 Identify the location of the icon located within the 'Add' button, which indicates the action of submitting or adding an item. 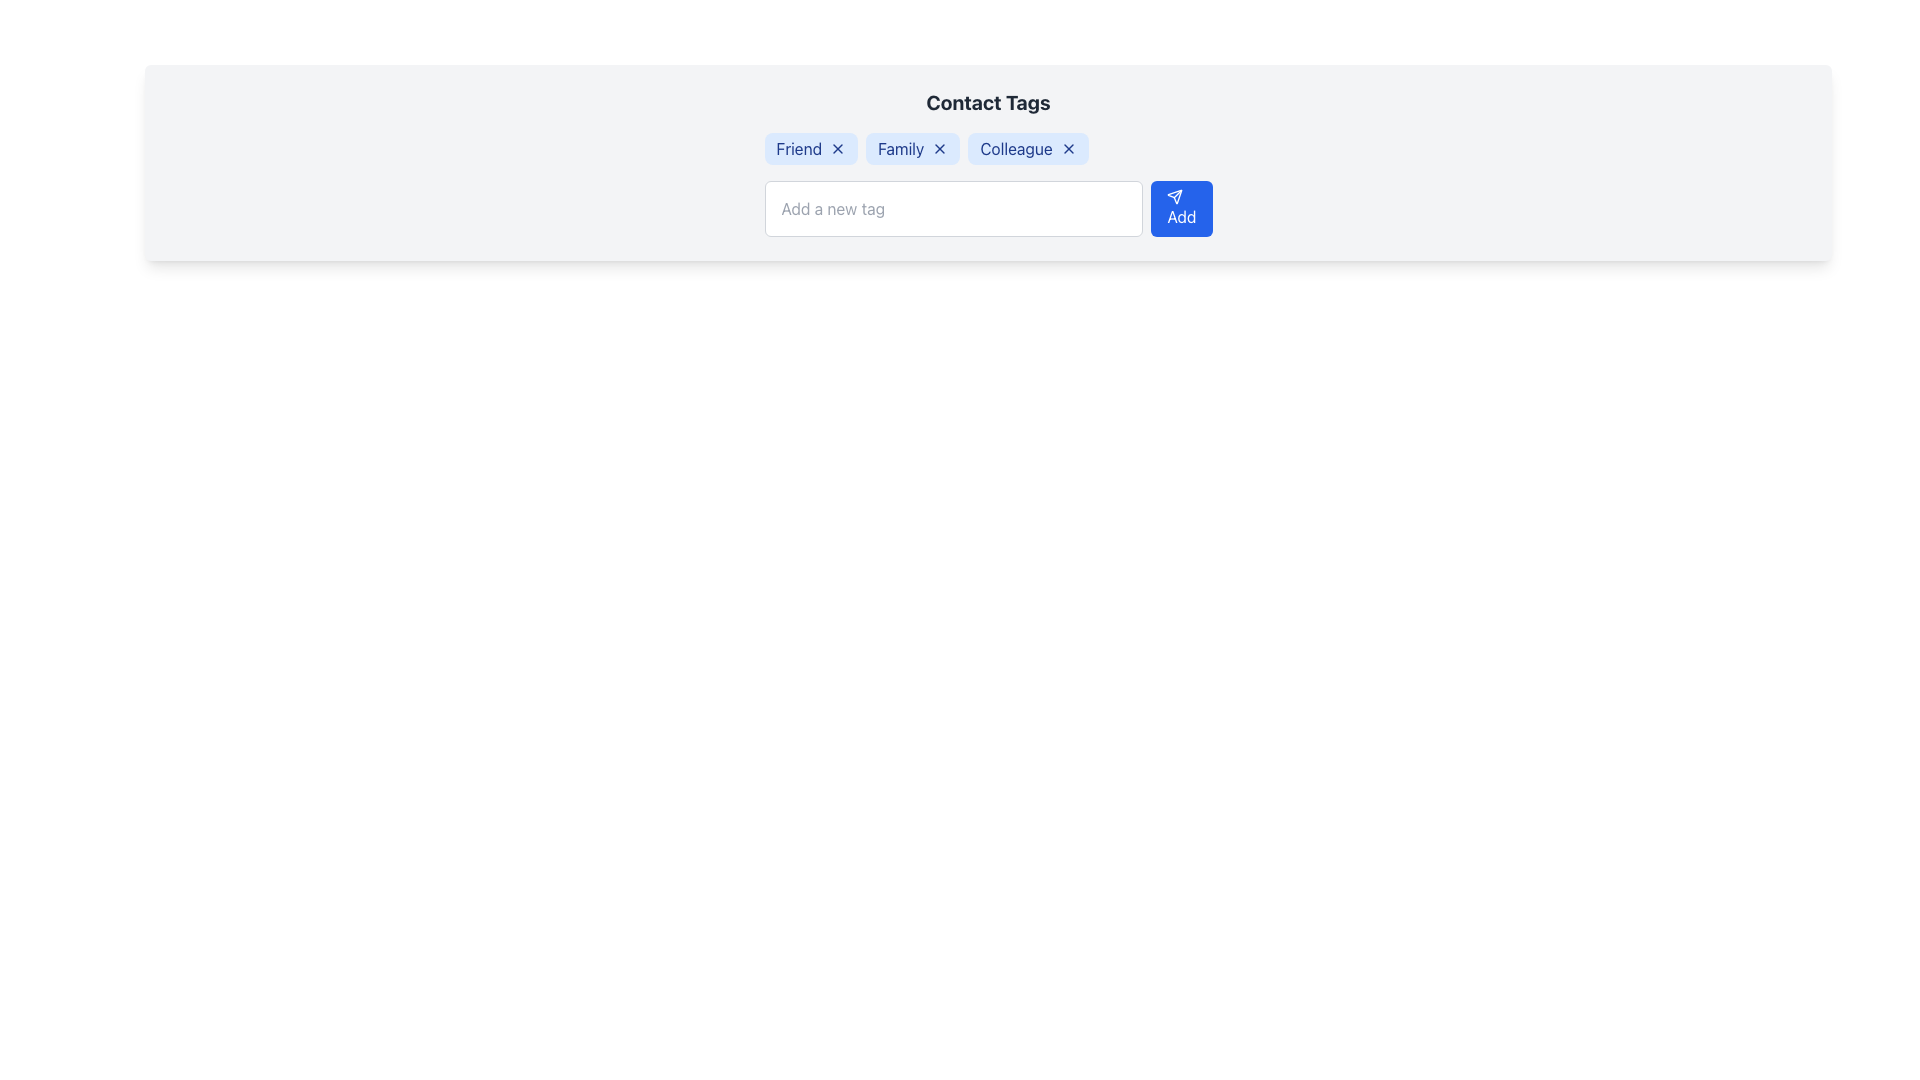
(1175, 196).